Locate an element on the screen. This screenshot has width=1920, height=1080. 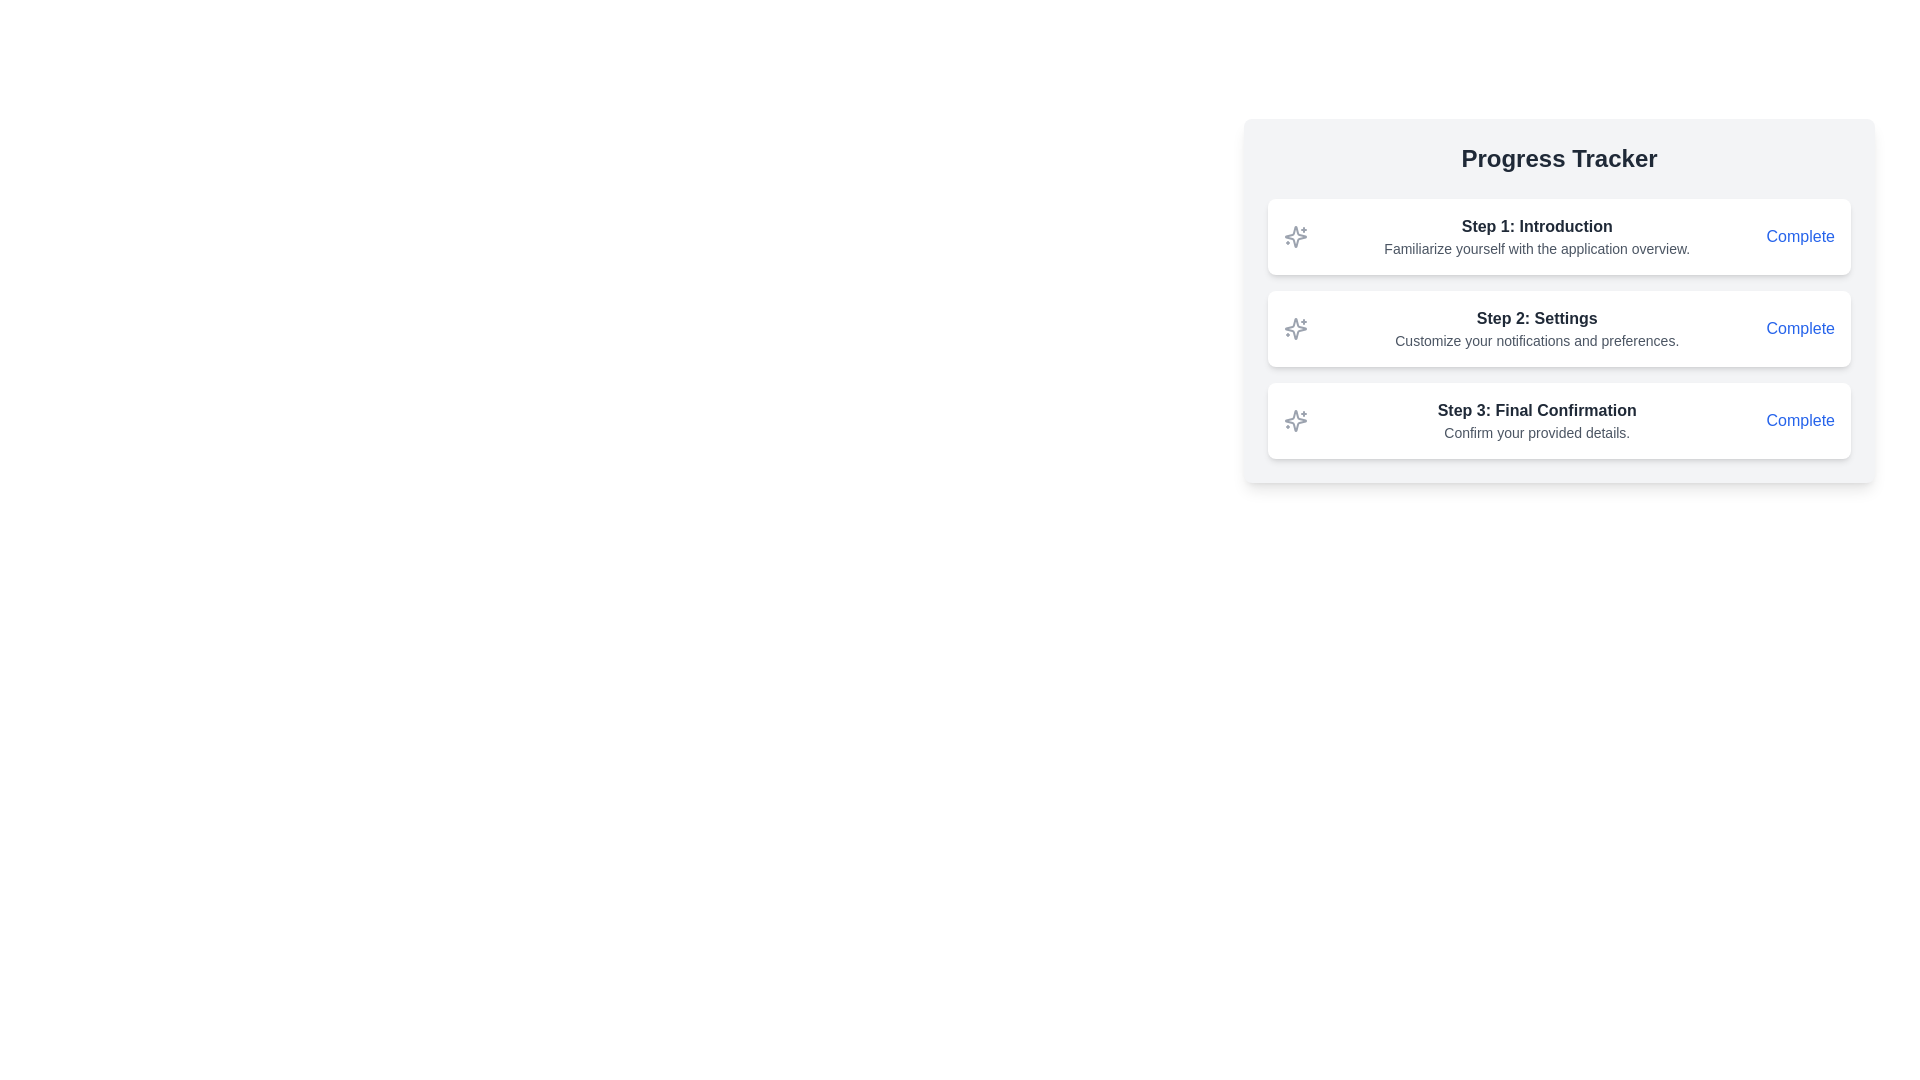
text label indicating the first step in the Progress Tracker, which is located above 'Step 2: Settings' is located at coordinates (1536, 226).